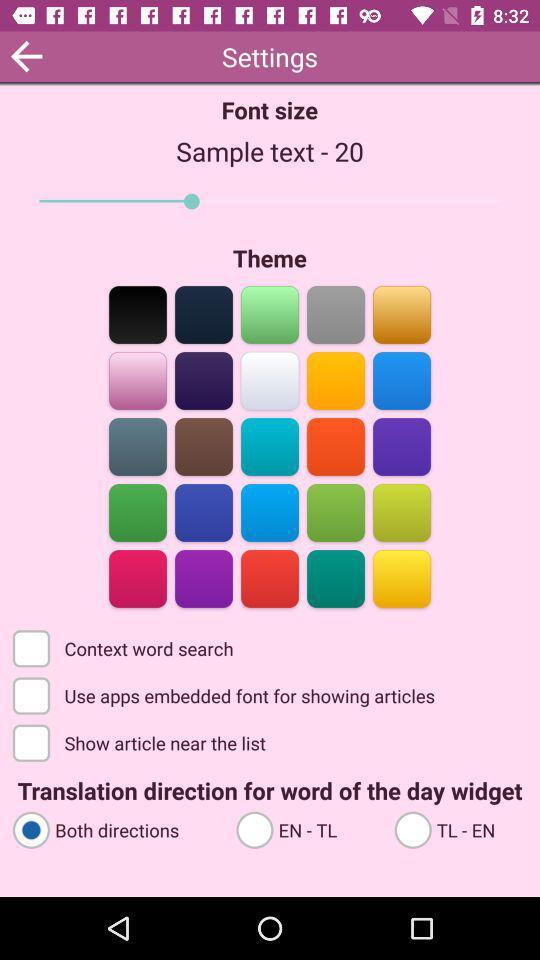 The width and height of the screenshot is (540, 960). What do you see at coordinates (137, 378) in the screenshot?
I see `choose the theme color` at bounding box center [137, 378].